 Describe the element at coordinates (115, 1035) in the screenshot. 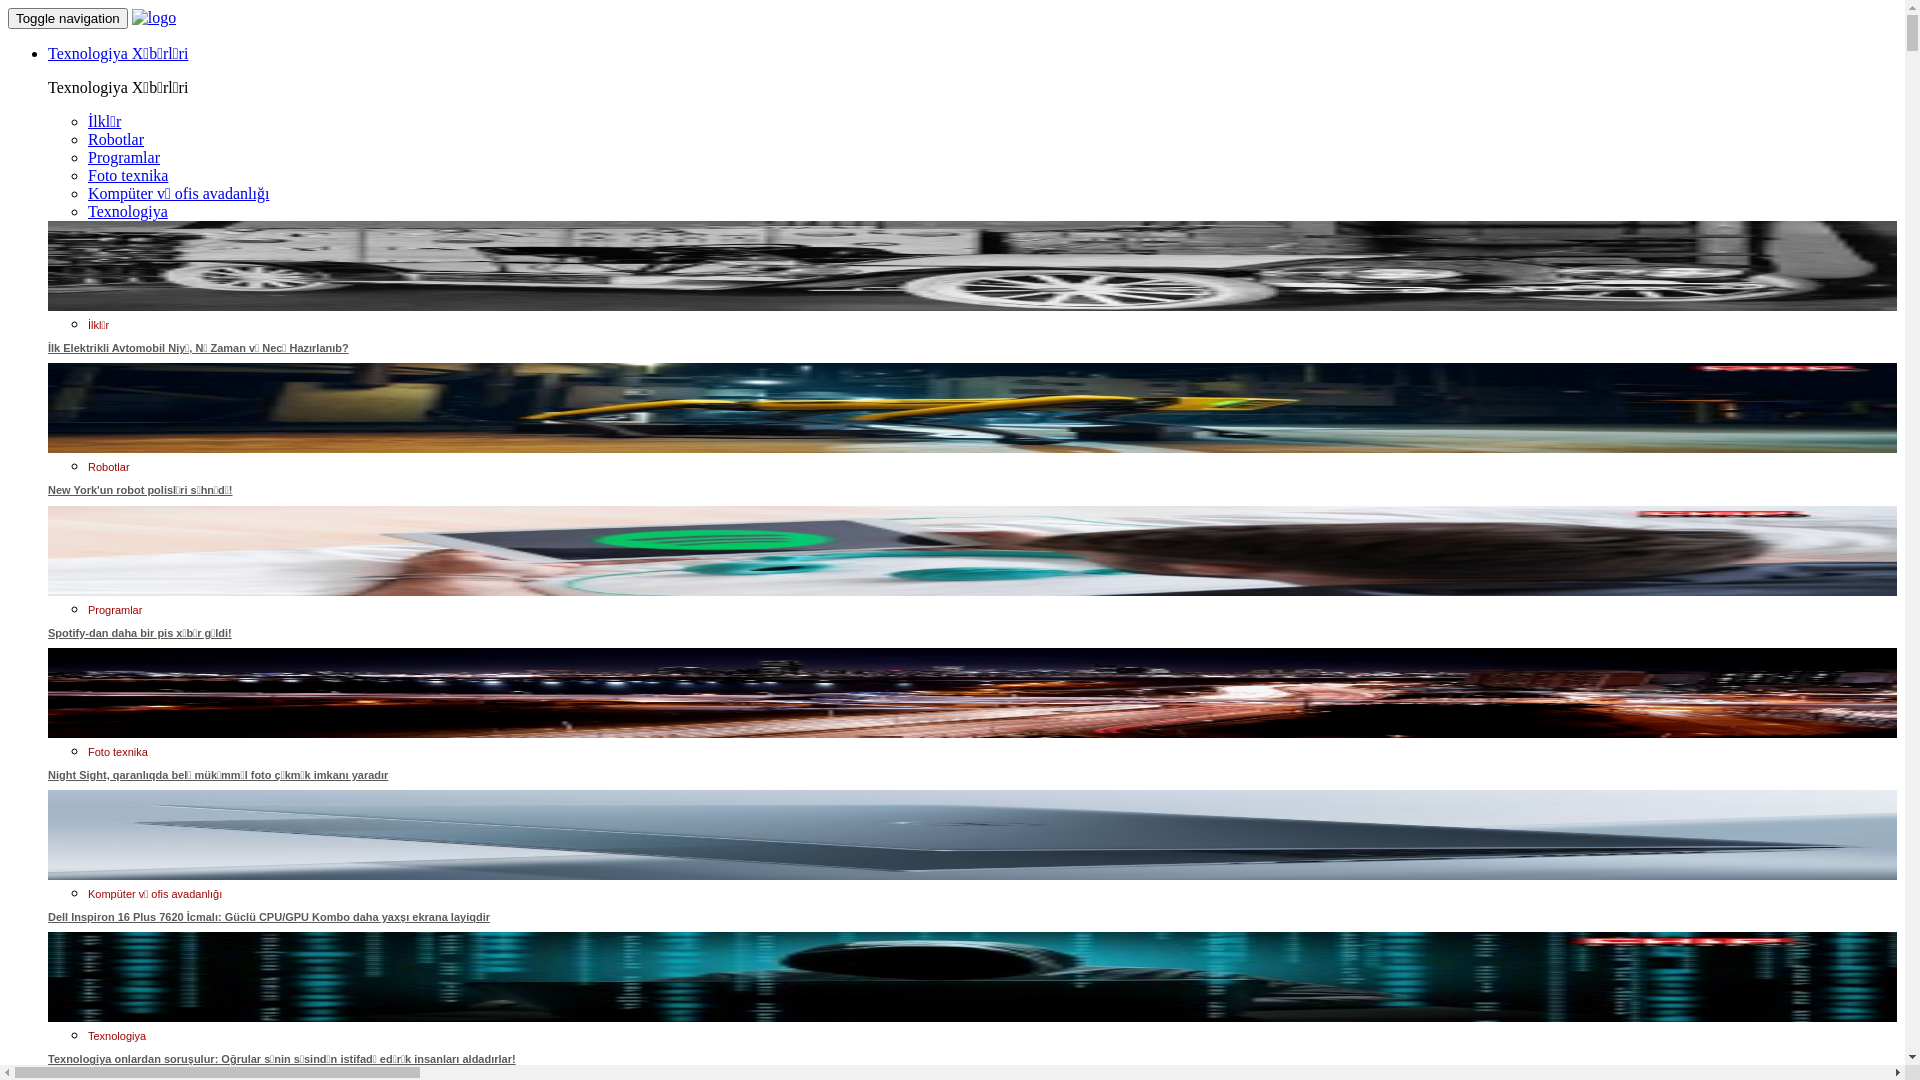

I see `'Texnologiya'` at that location.